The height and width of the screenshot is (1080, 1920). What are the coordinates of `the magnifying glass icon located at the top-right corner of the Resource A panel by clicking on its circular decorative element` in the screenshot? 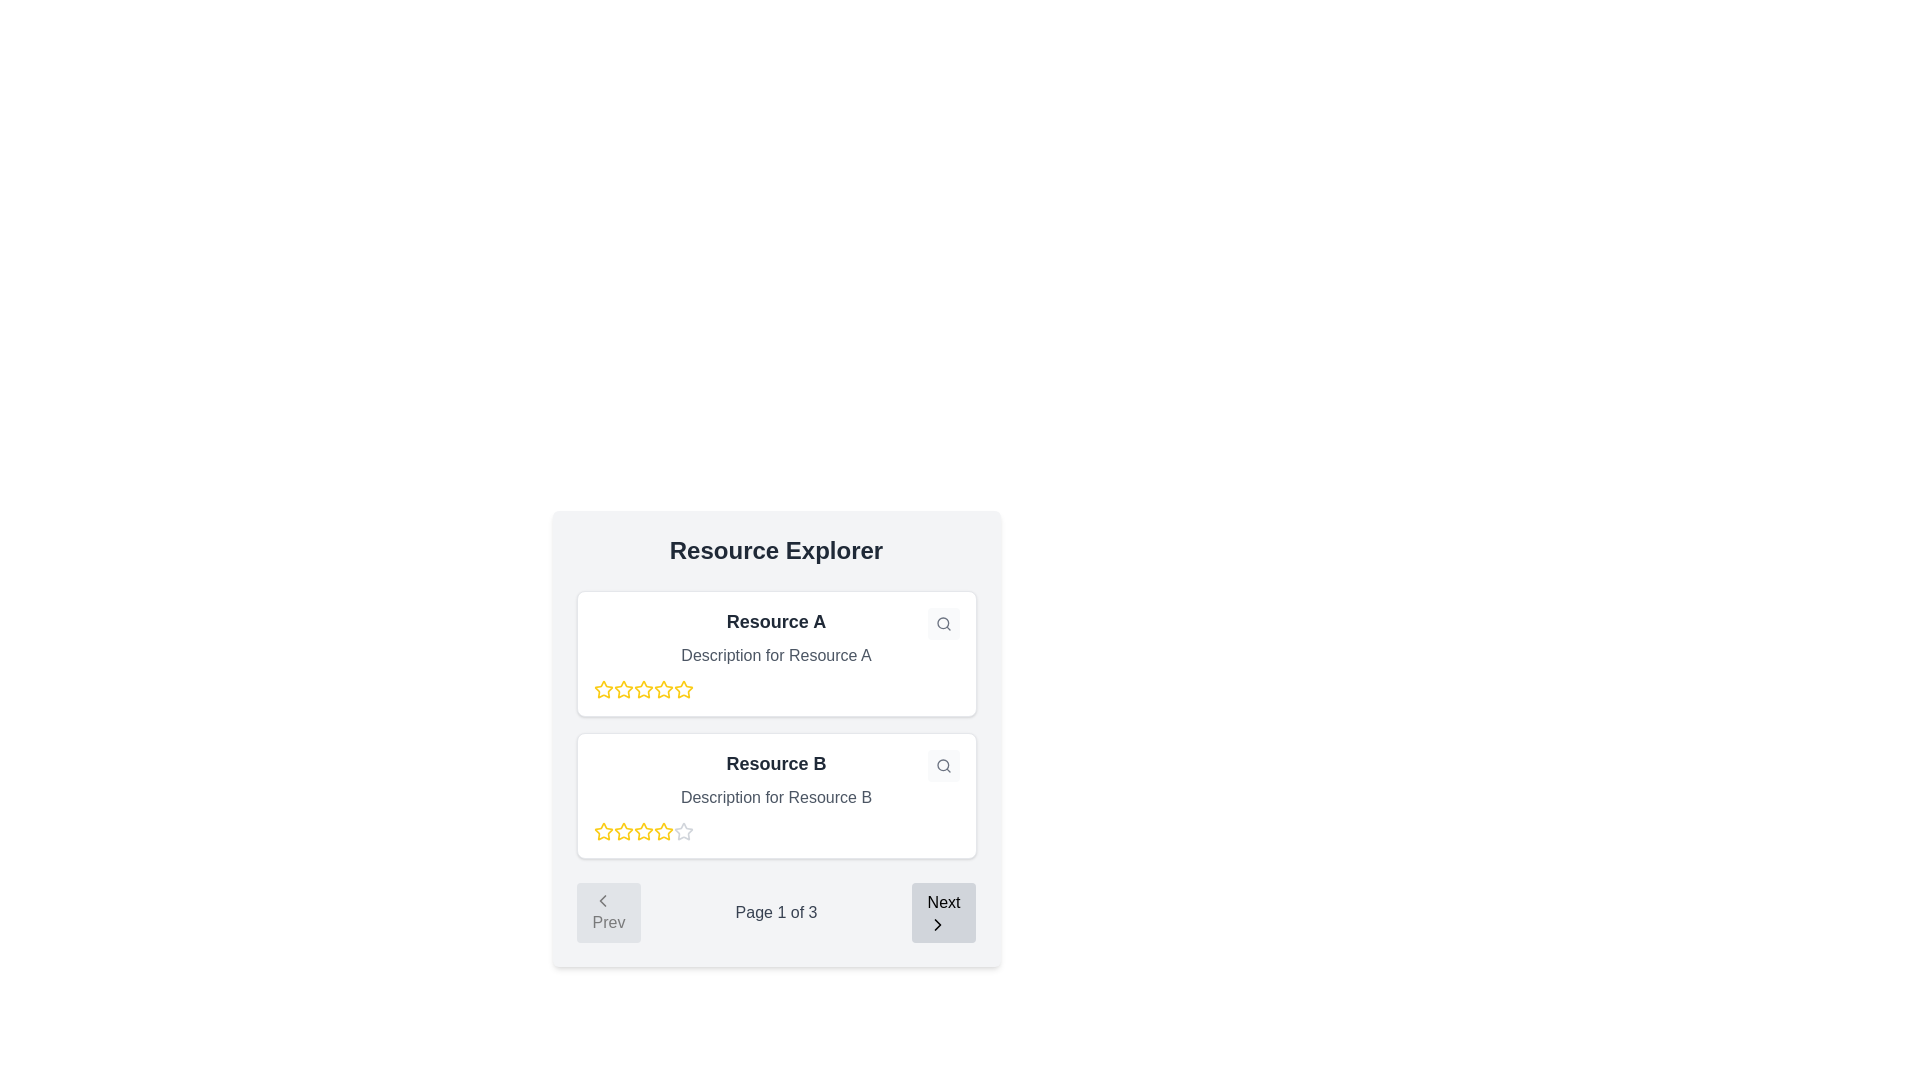 It's located at (941, 622).